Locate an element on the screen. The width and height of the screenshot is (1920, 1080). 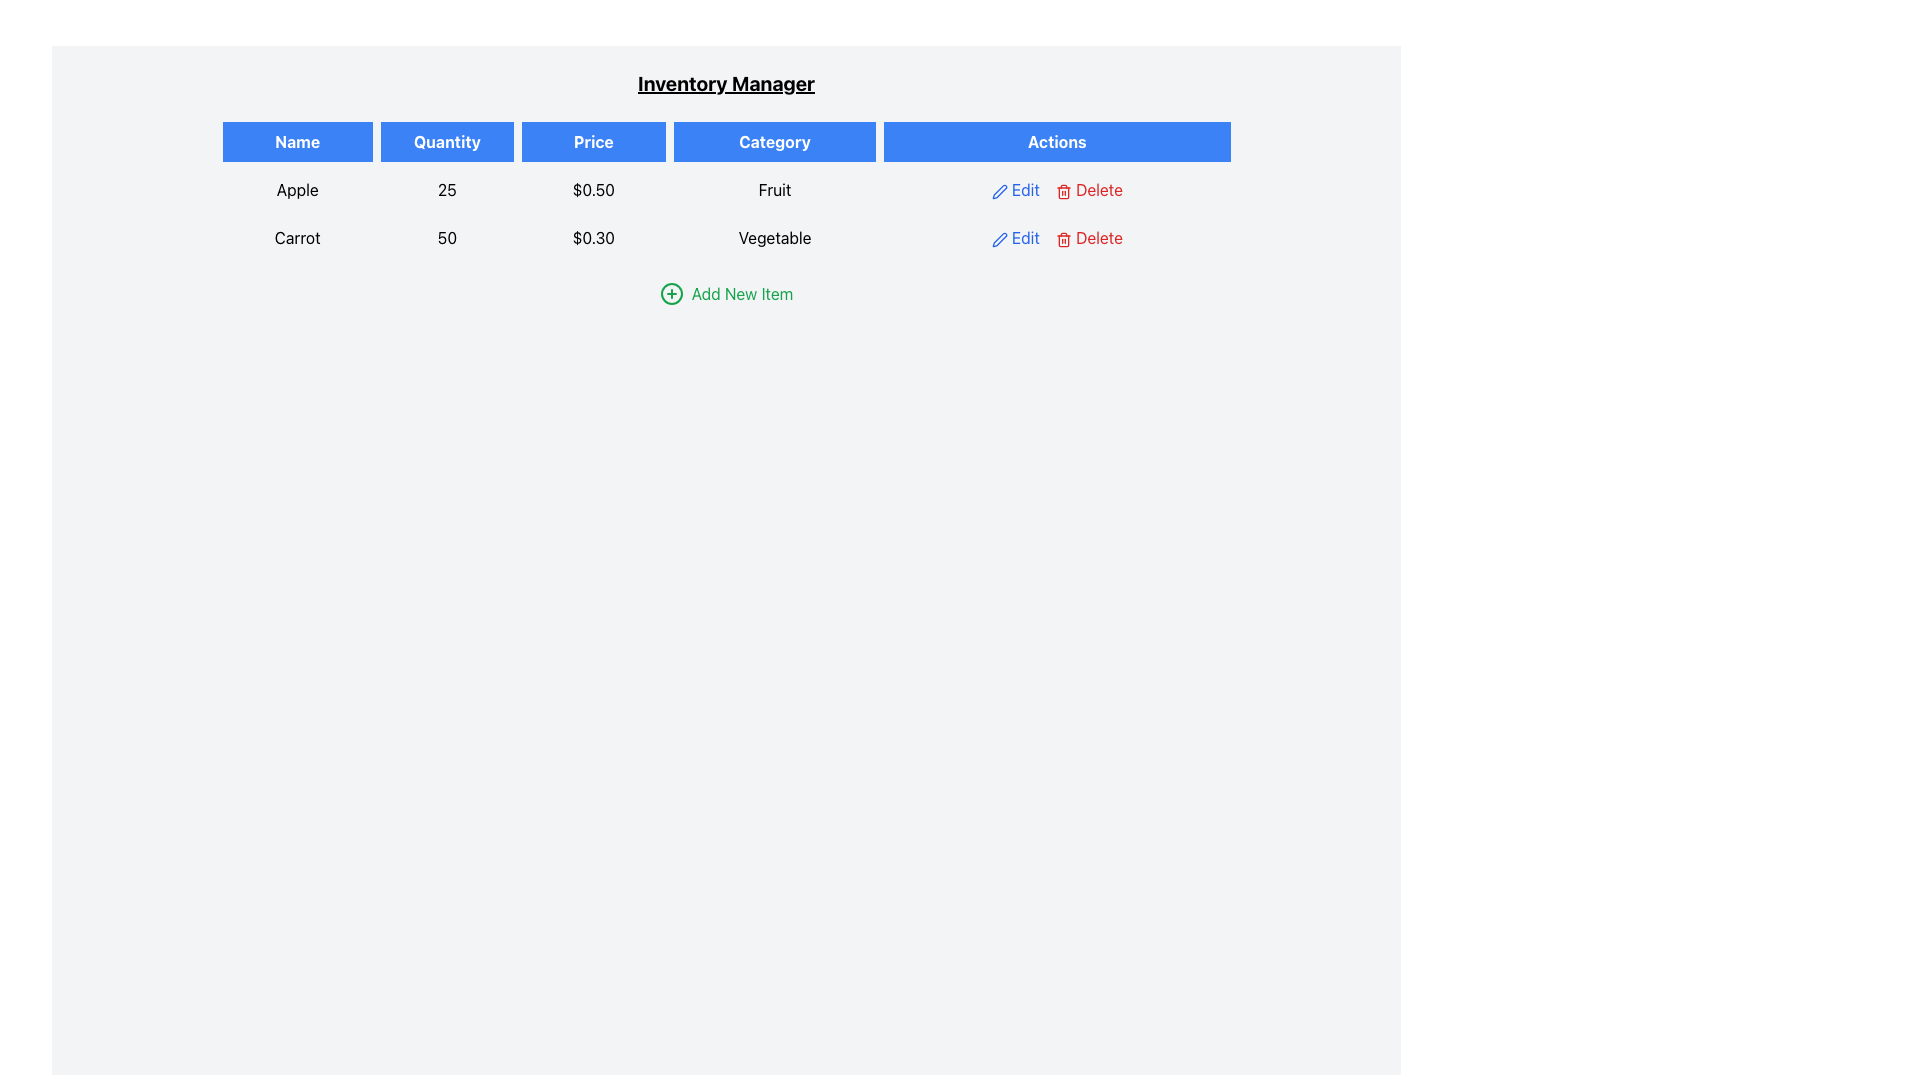
the text label displaying 'Apple' in the first row of the inventory table is located at coordinates (296, 189).